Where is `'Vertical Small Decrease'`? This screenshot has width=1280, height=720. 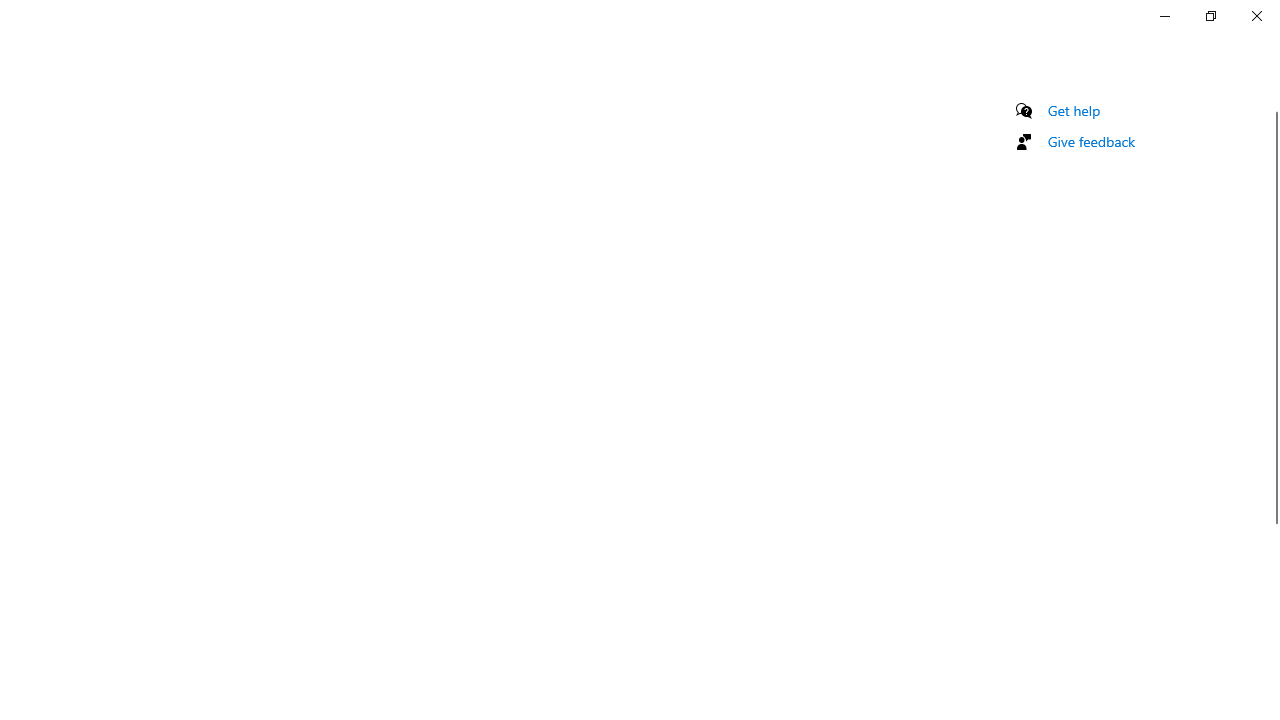
'Vertical Small Decrease' is located at coordinates (1271, 104).